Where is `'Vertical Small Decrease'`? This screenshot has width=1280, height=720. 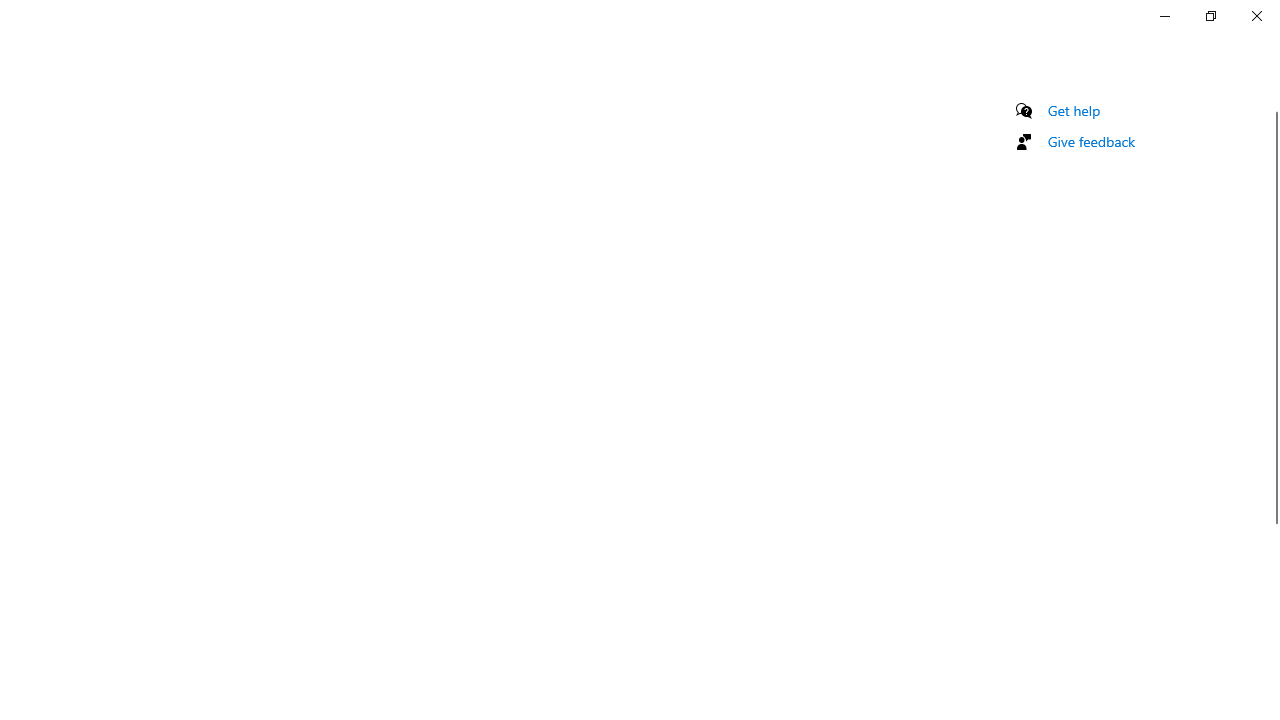
'Vertical Small Decrease' is located at coordinates (1271, 104).